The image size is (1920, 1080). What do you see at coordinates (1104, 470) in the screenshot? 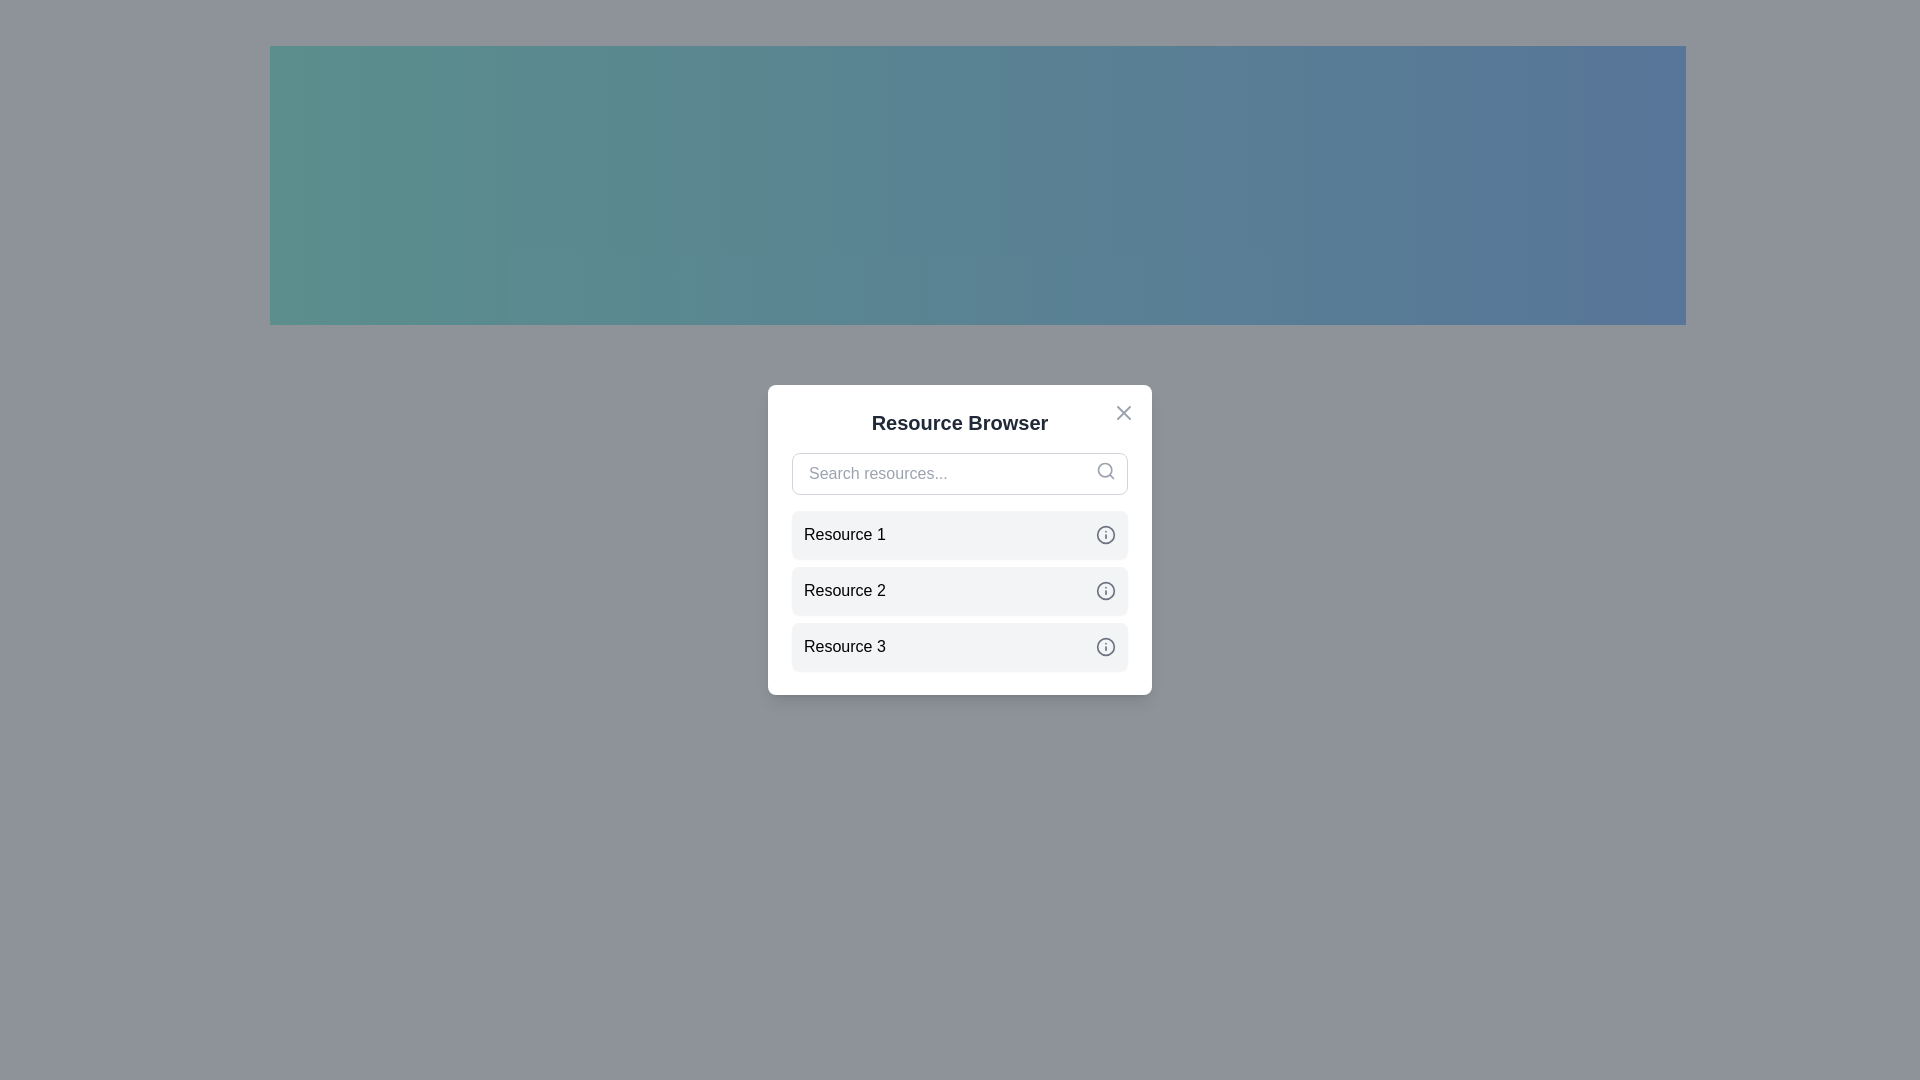
I see `the Icon Button (Magnifying Glass) located to the right of the 'Search resources...' text input field` at bounding box center [1104, 470].